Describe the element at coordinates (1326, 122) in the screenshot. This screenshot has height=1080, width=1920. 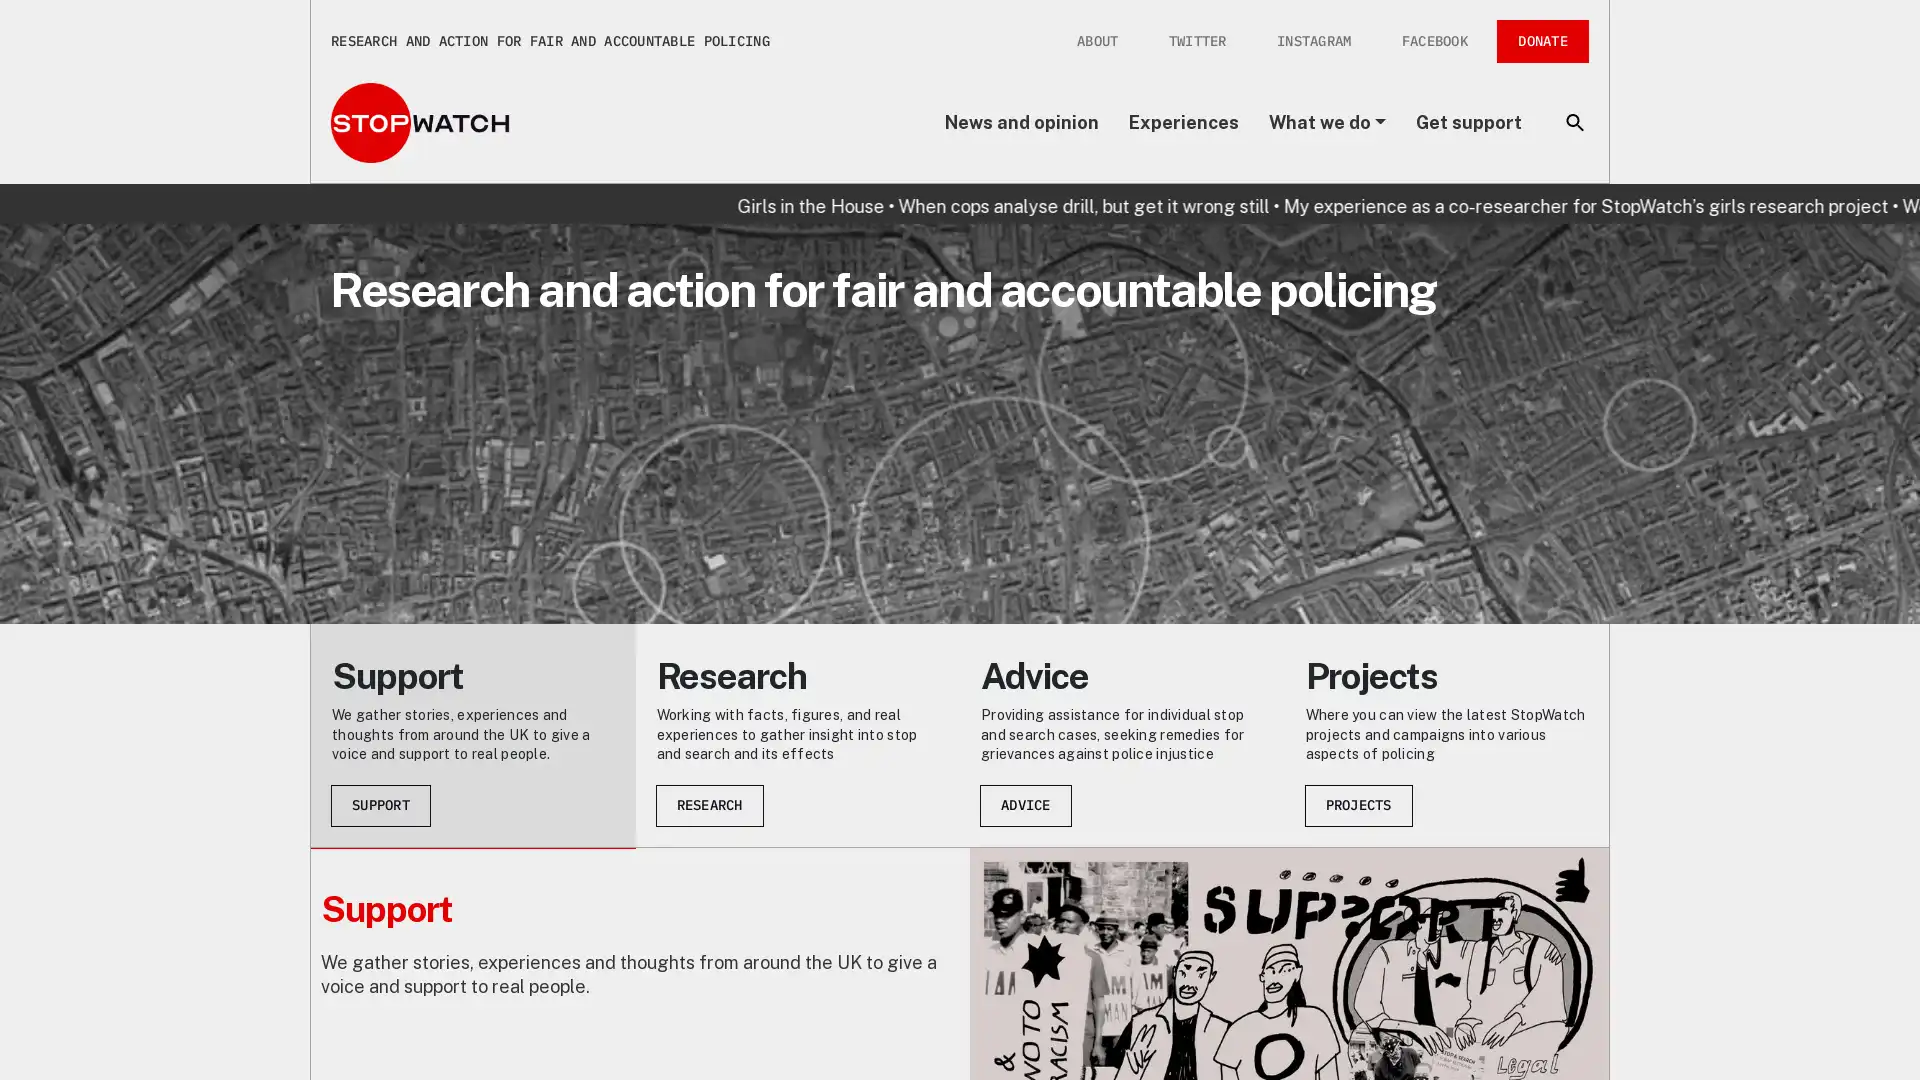
I see `What we do` at that location.